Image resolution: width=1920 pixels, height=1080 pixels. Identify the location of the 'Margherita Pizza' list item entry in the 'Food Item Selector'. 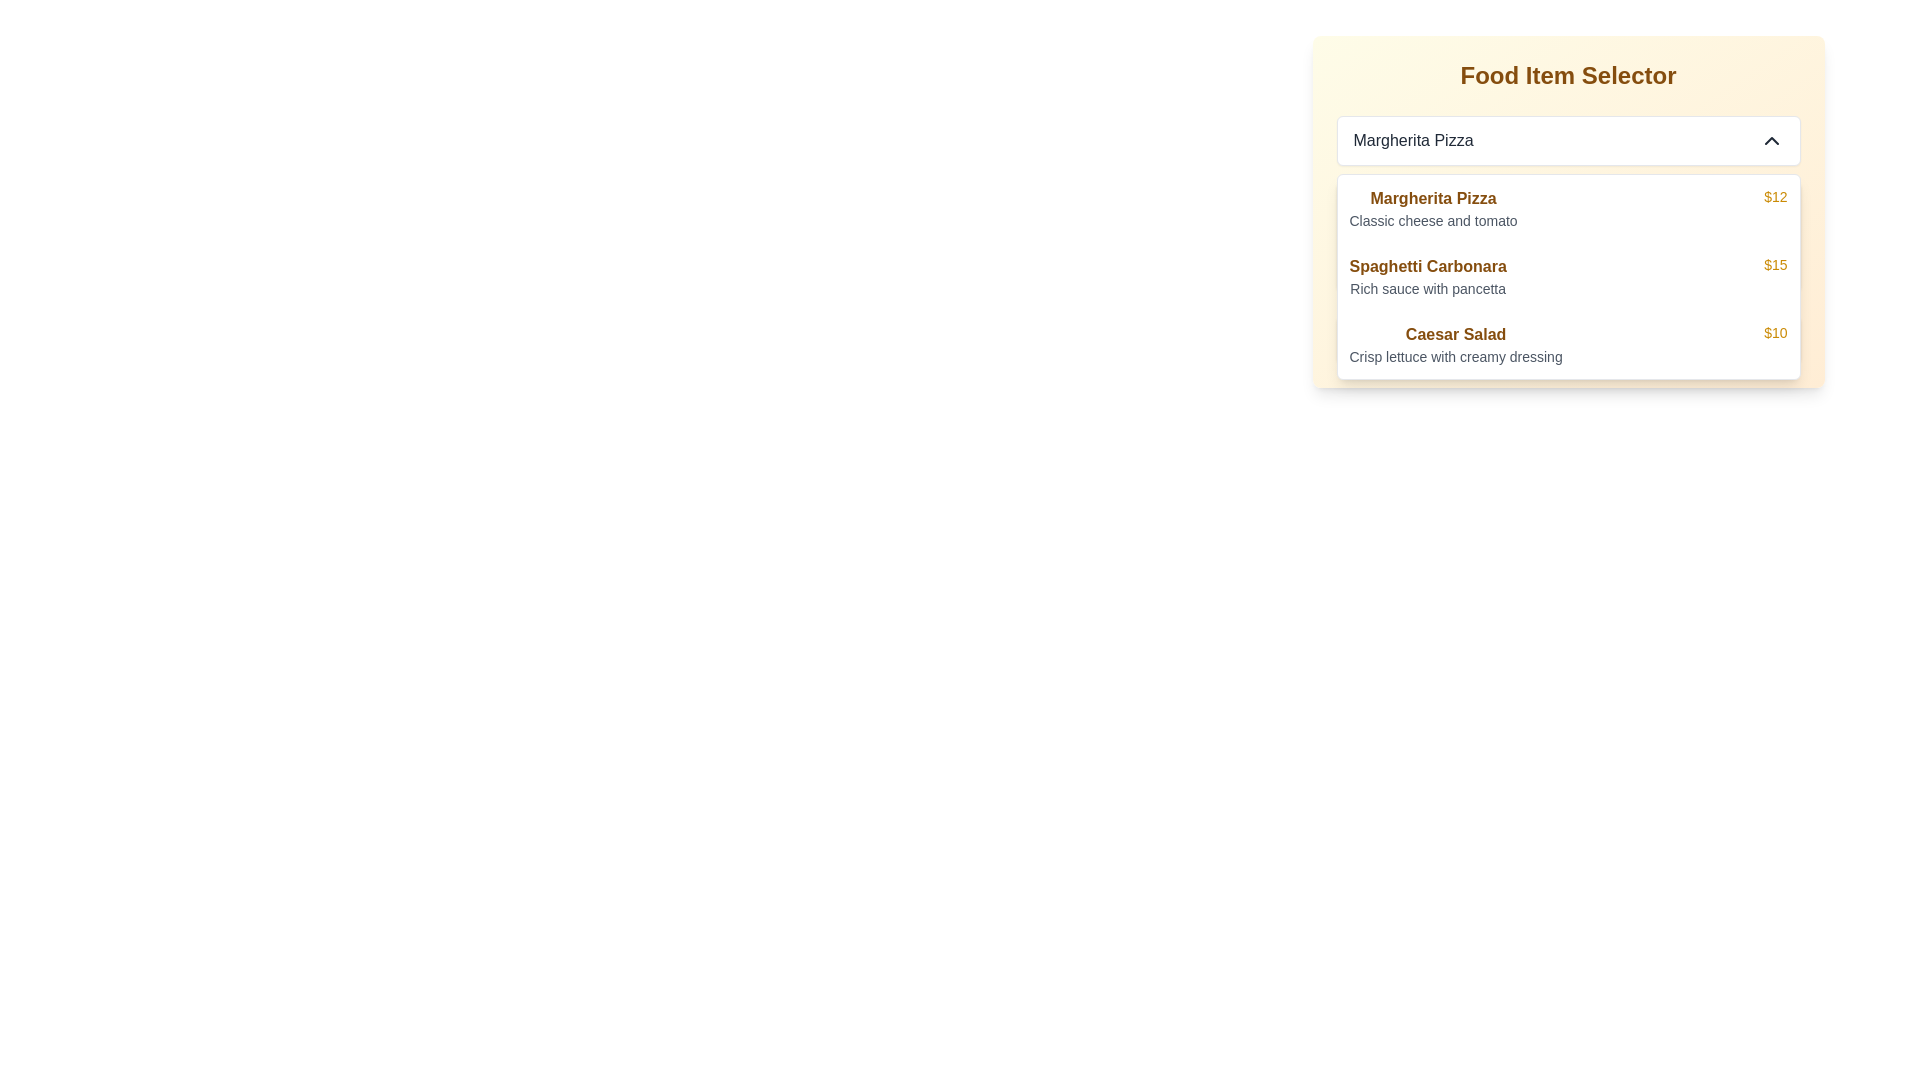
(1567, 212).